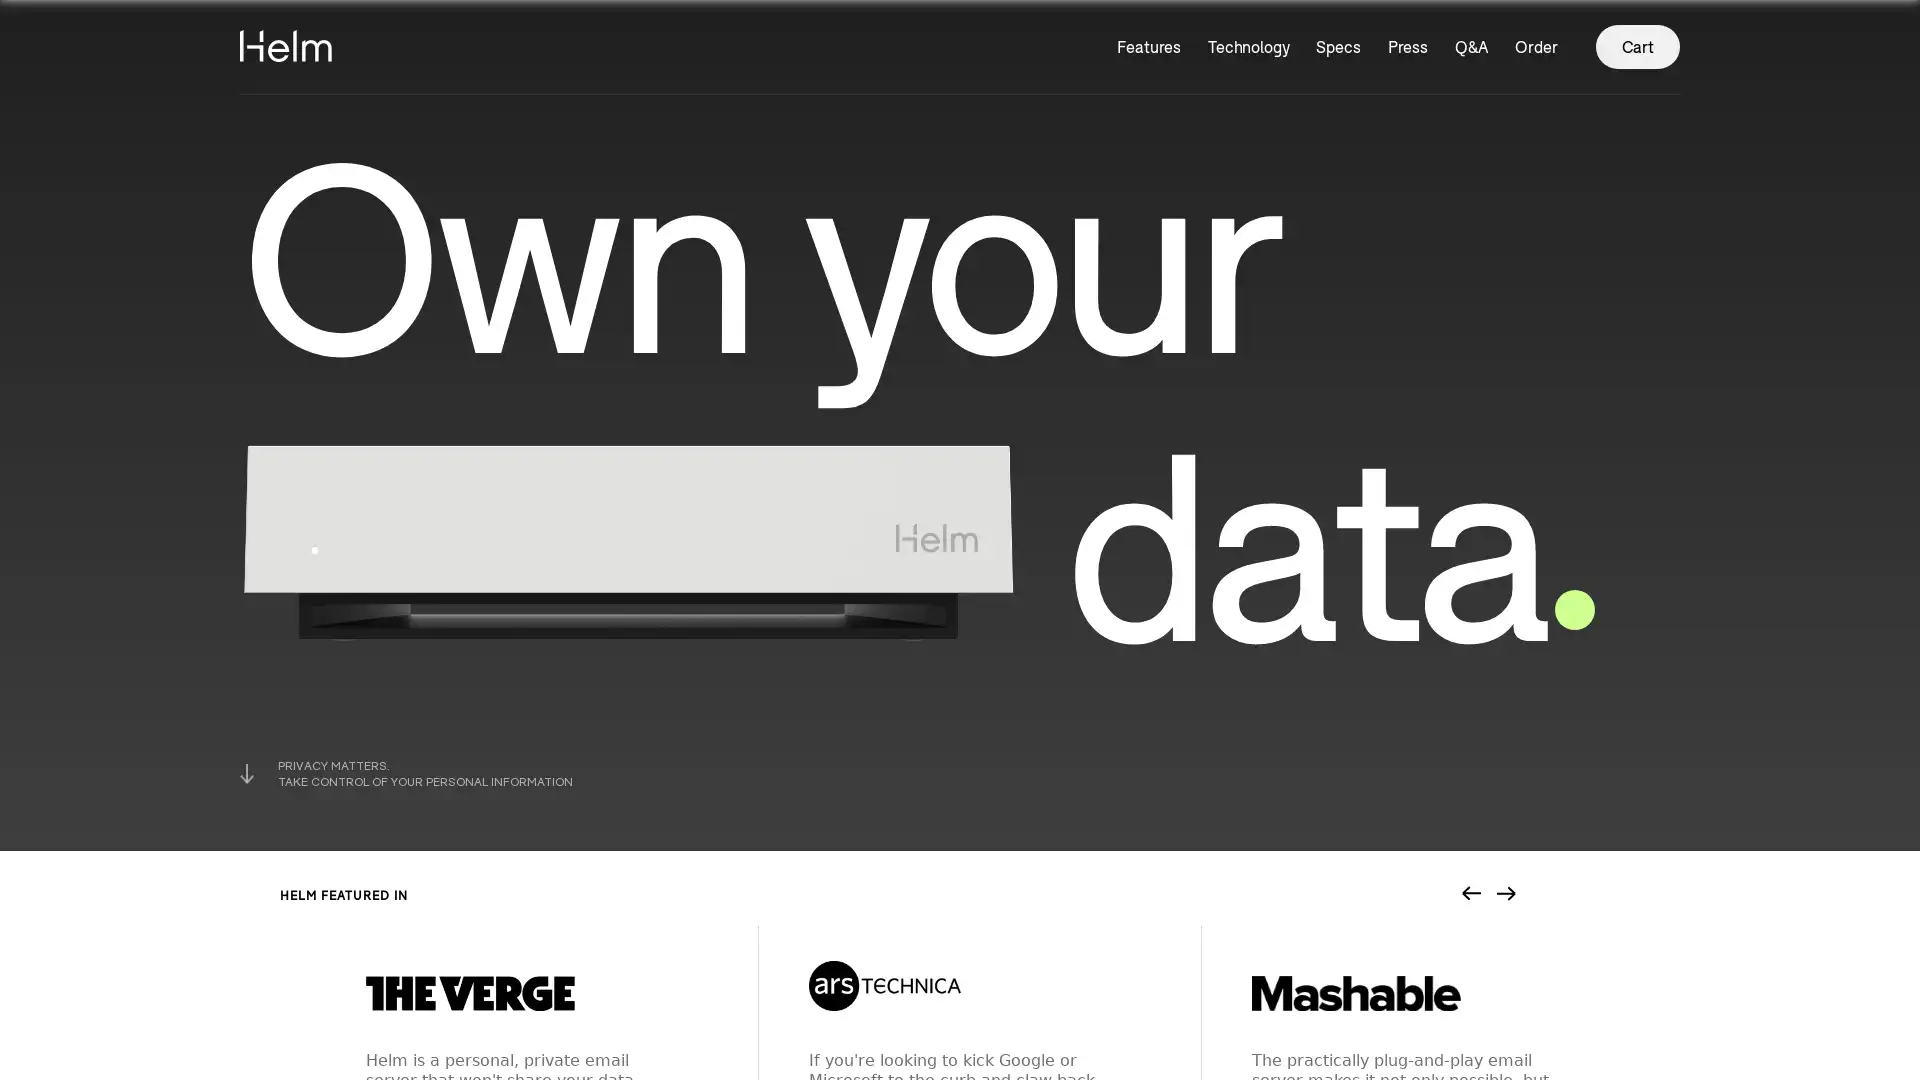 Image resolution: width=1920 pixels, height=1080 pixels. I want to click on Cart, so click(1637, 45).